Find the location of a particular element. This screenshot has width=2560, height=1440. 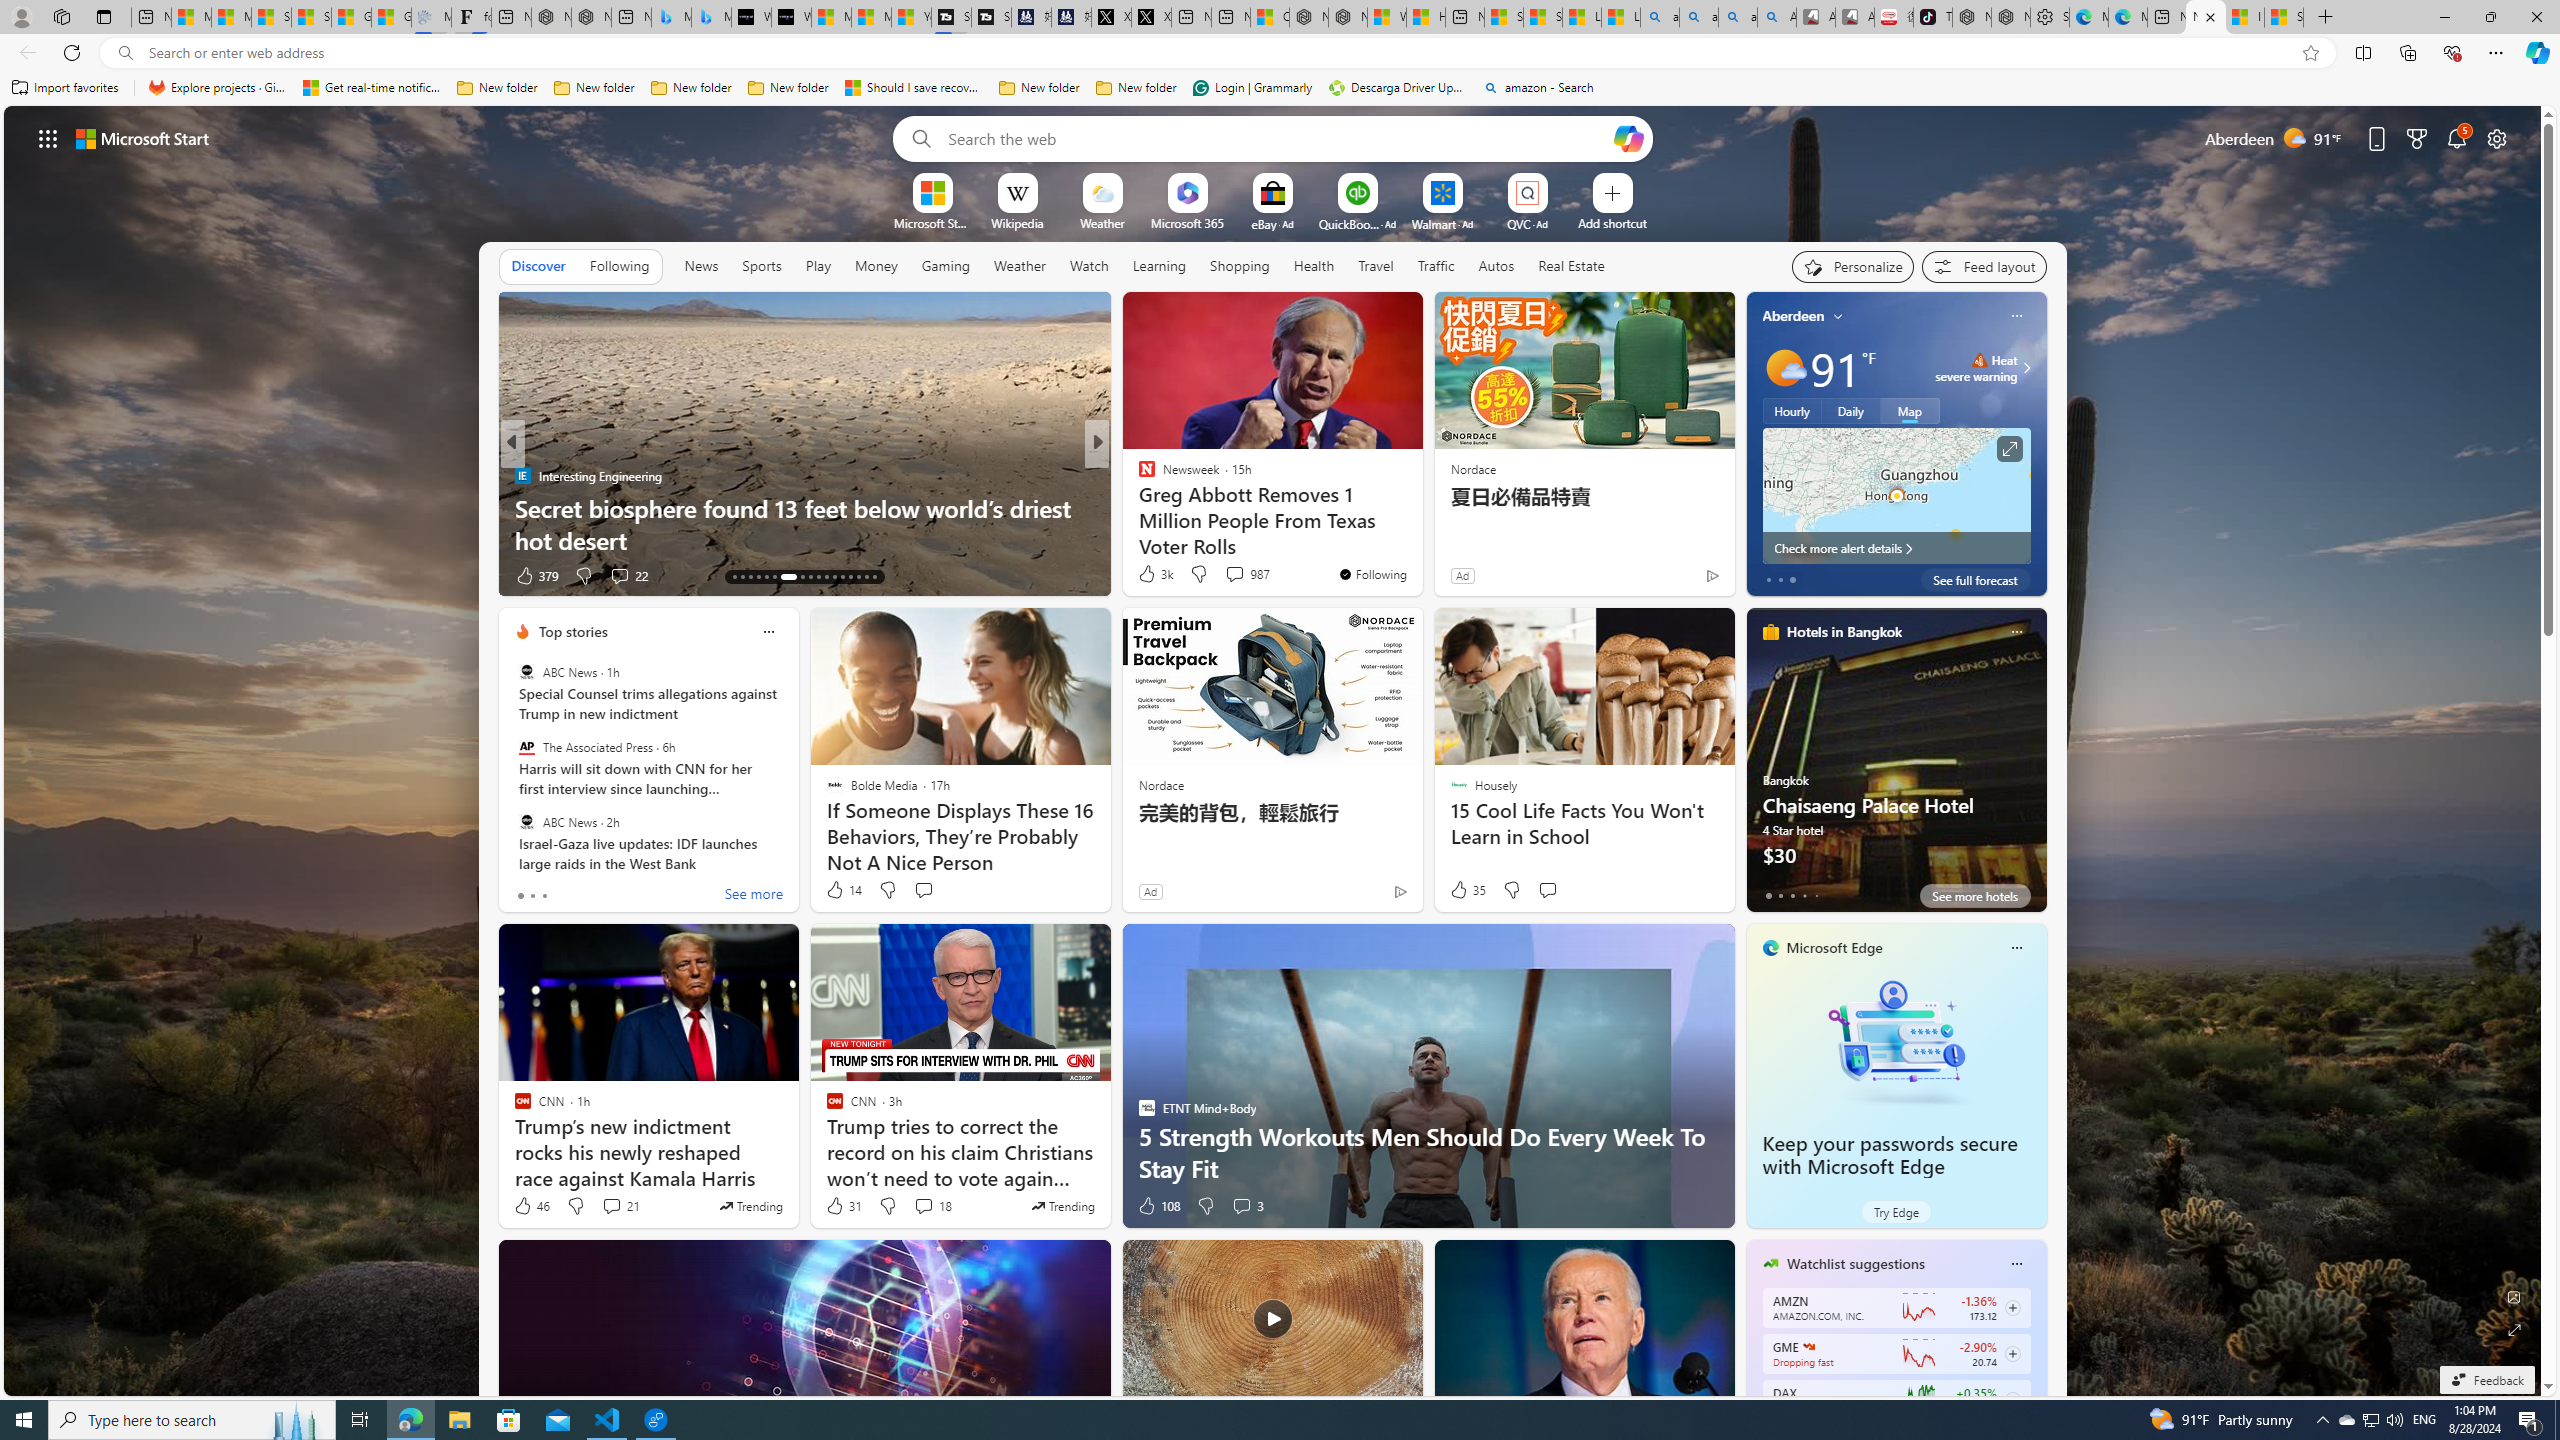

'View comments 22 Comment' is located at coordinates (619, 574).